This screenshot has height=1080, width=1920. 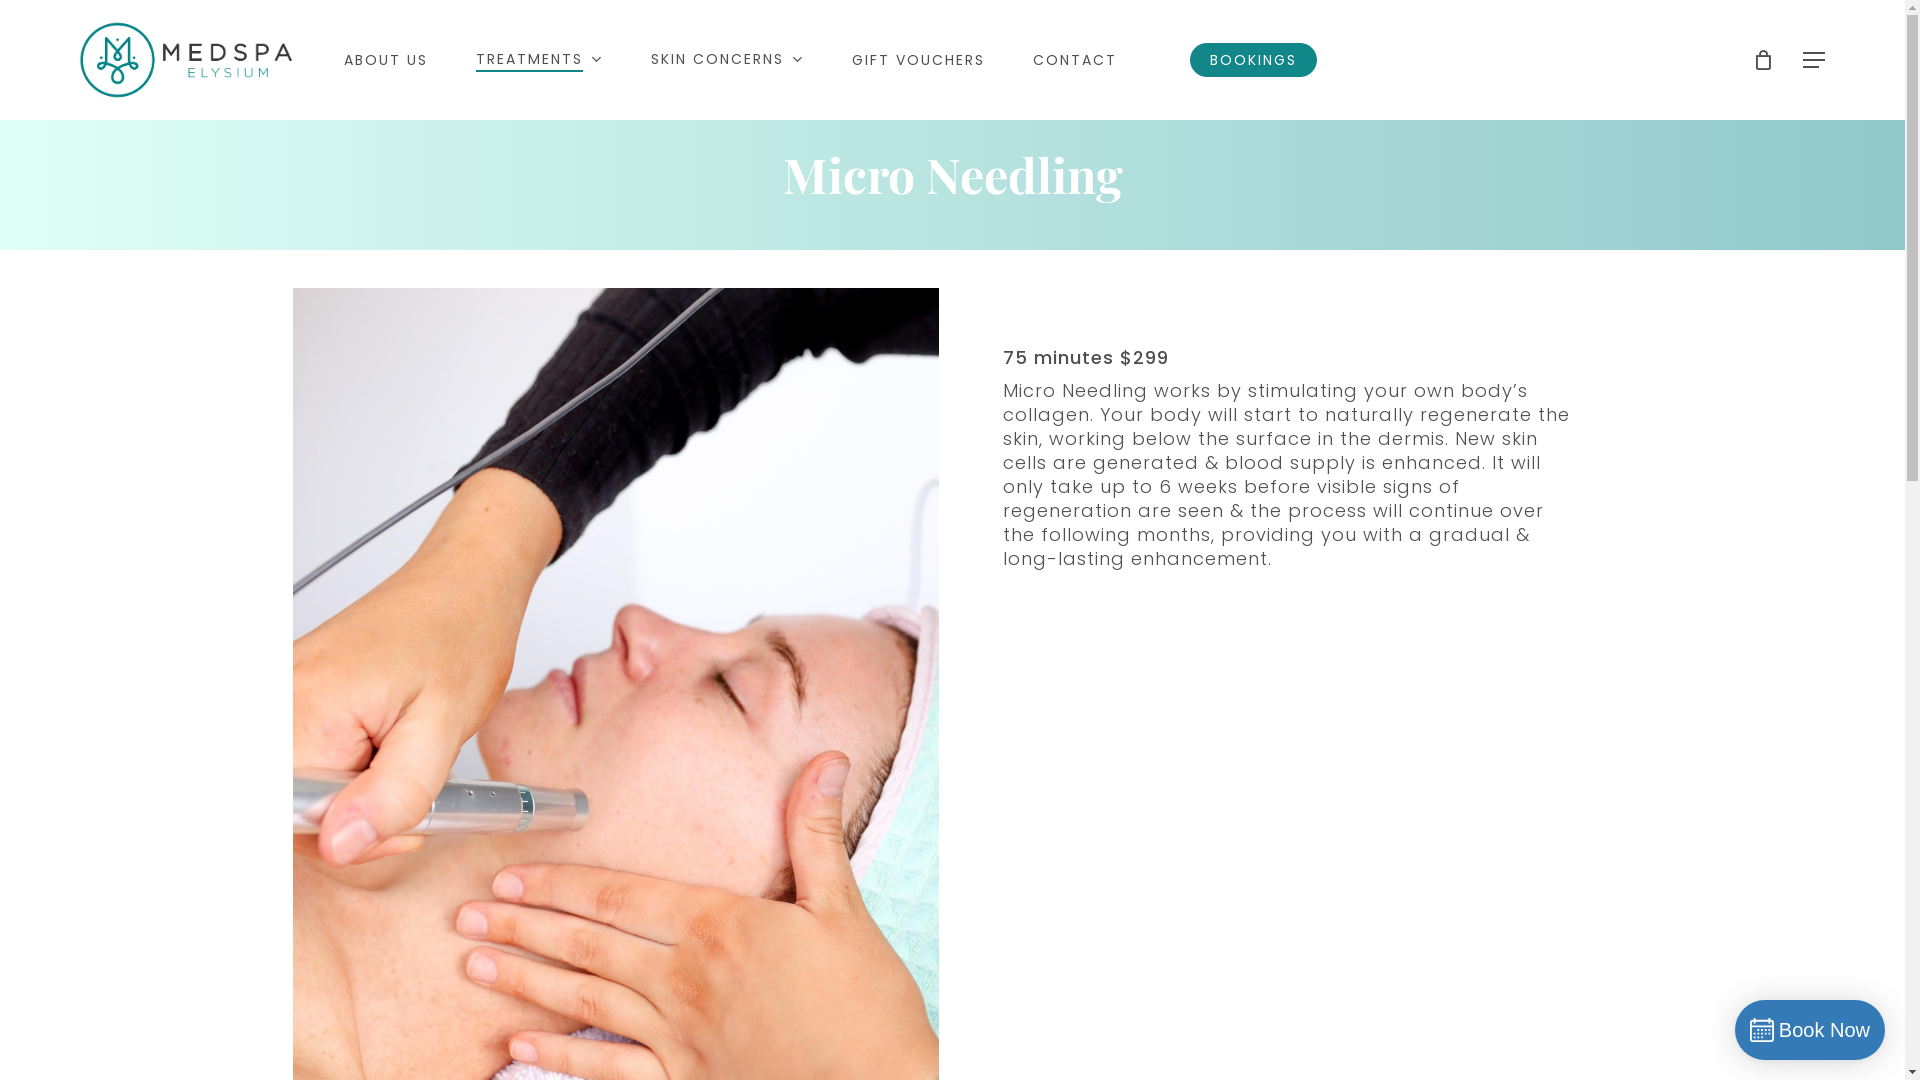 I want to click on 'SKIN CONCERNS', so click(x=726, y=58).